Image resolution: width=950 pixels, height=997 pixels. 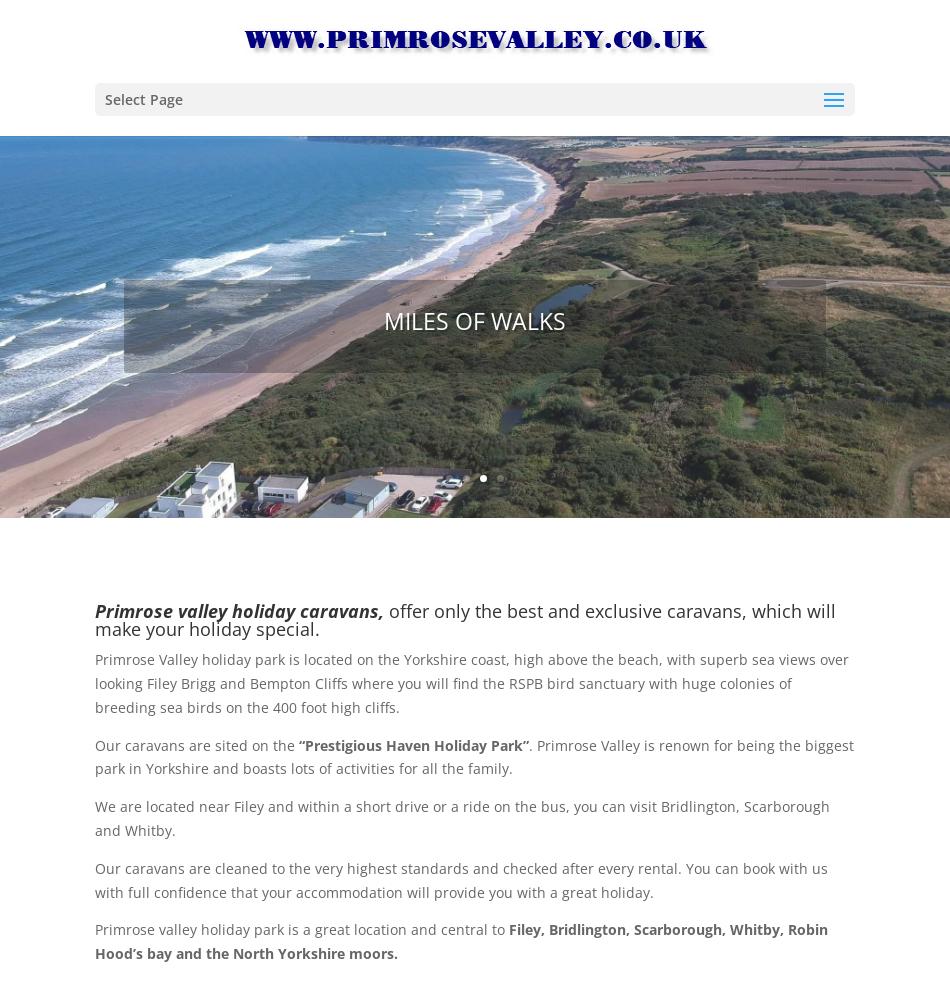 What do you see at coordinates (95, 744) in the screenshot?
I see `'Our caravans are sited on the'` at bounding box center [95, 744].